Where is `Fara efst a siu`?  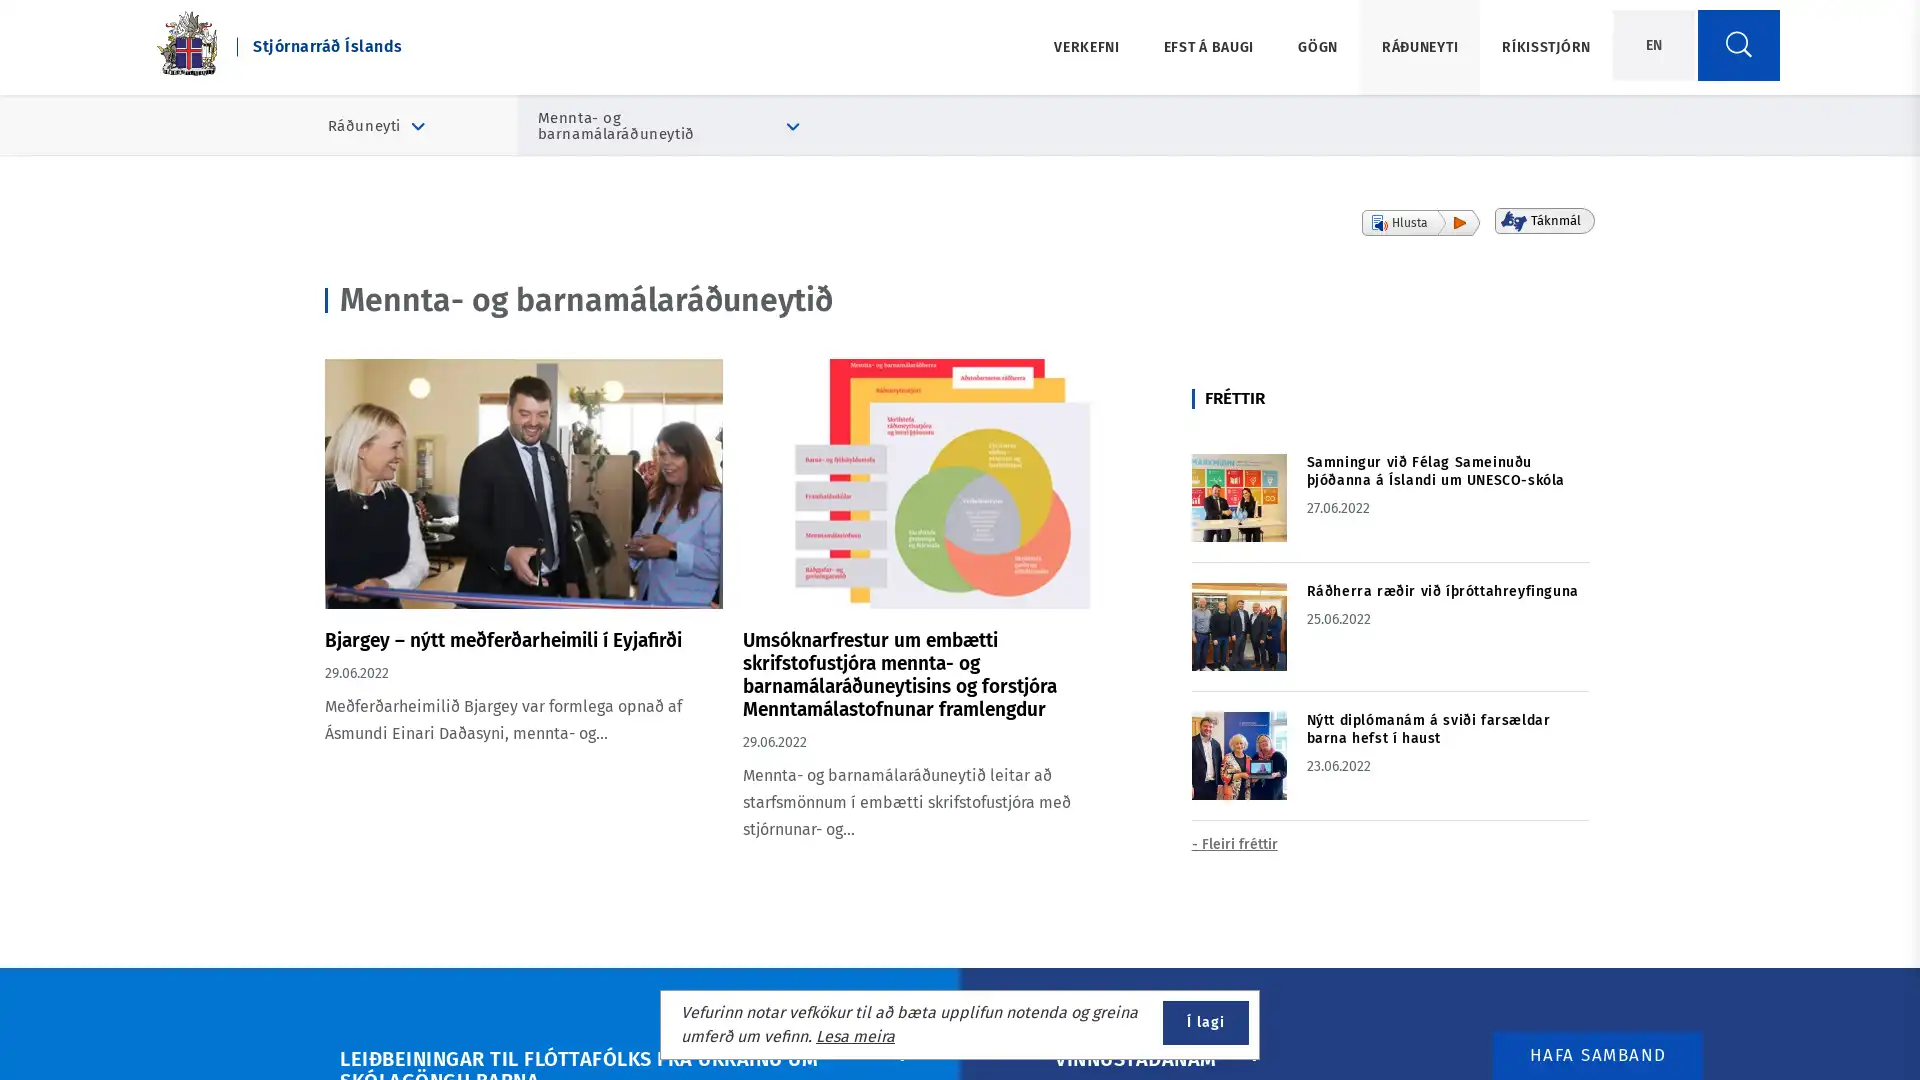
Fara efst a siu is located at coordinates (1843, 1014).